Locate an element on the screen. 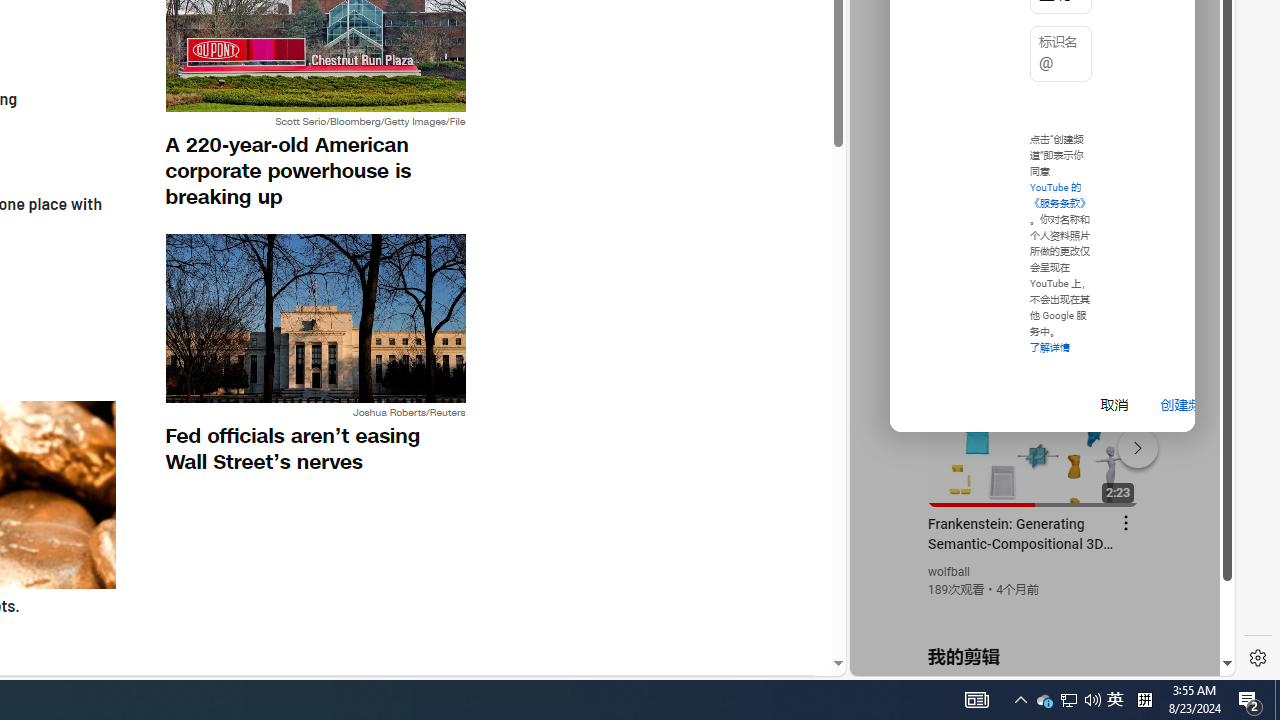 Image resolution: width=1280 pixels, height=720 pixels. 'Settings' is located at coordinates (1257, 658).